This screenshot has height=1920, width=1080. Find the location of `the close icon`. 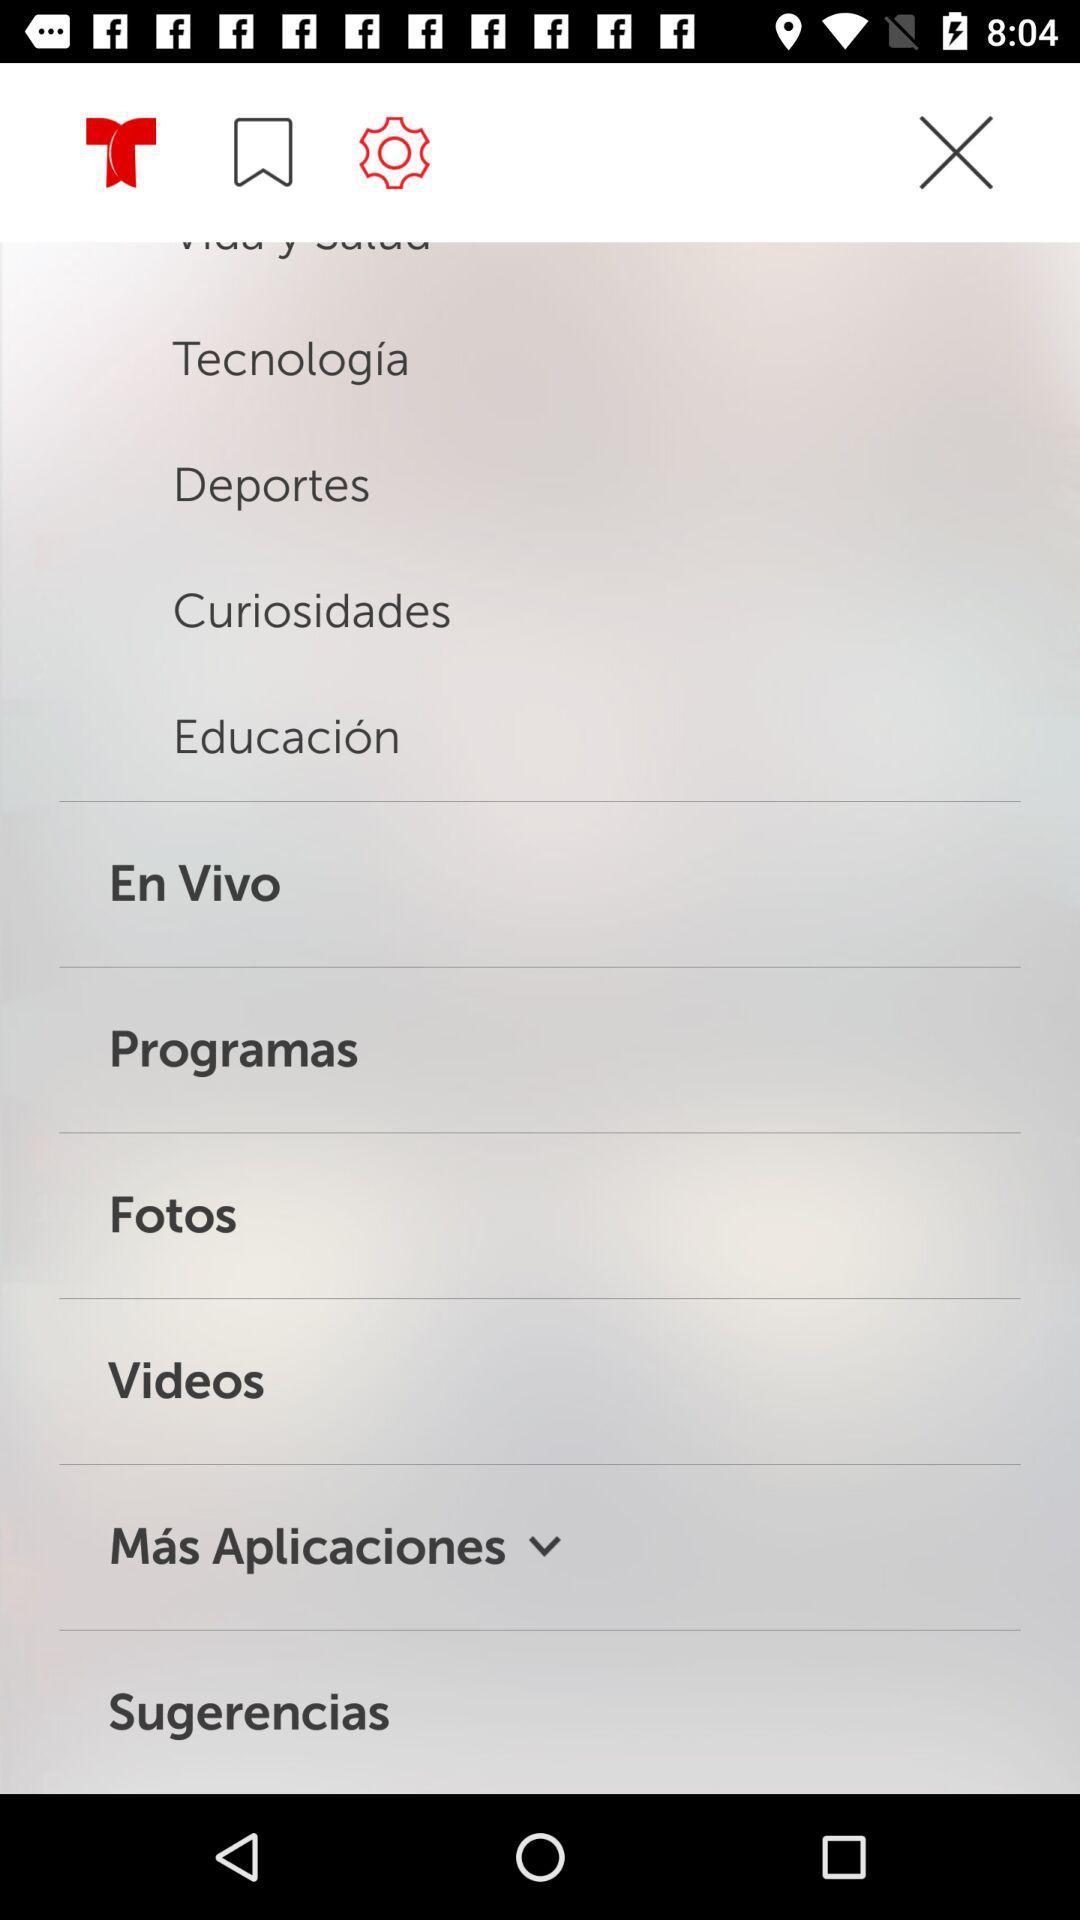

the close icon is located at coordinates (955, 188).